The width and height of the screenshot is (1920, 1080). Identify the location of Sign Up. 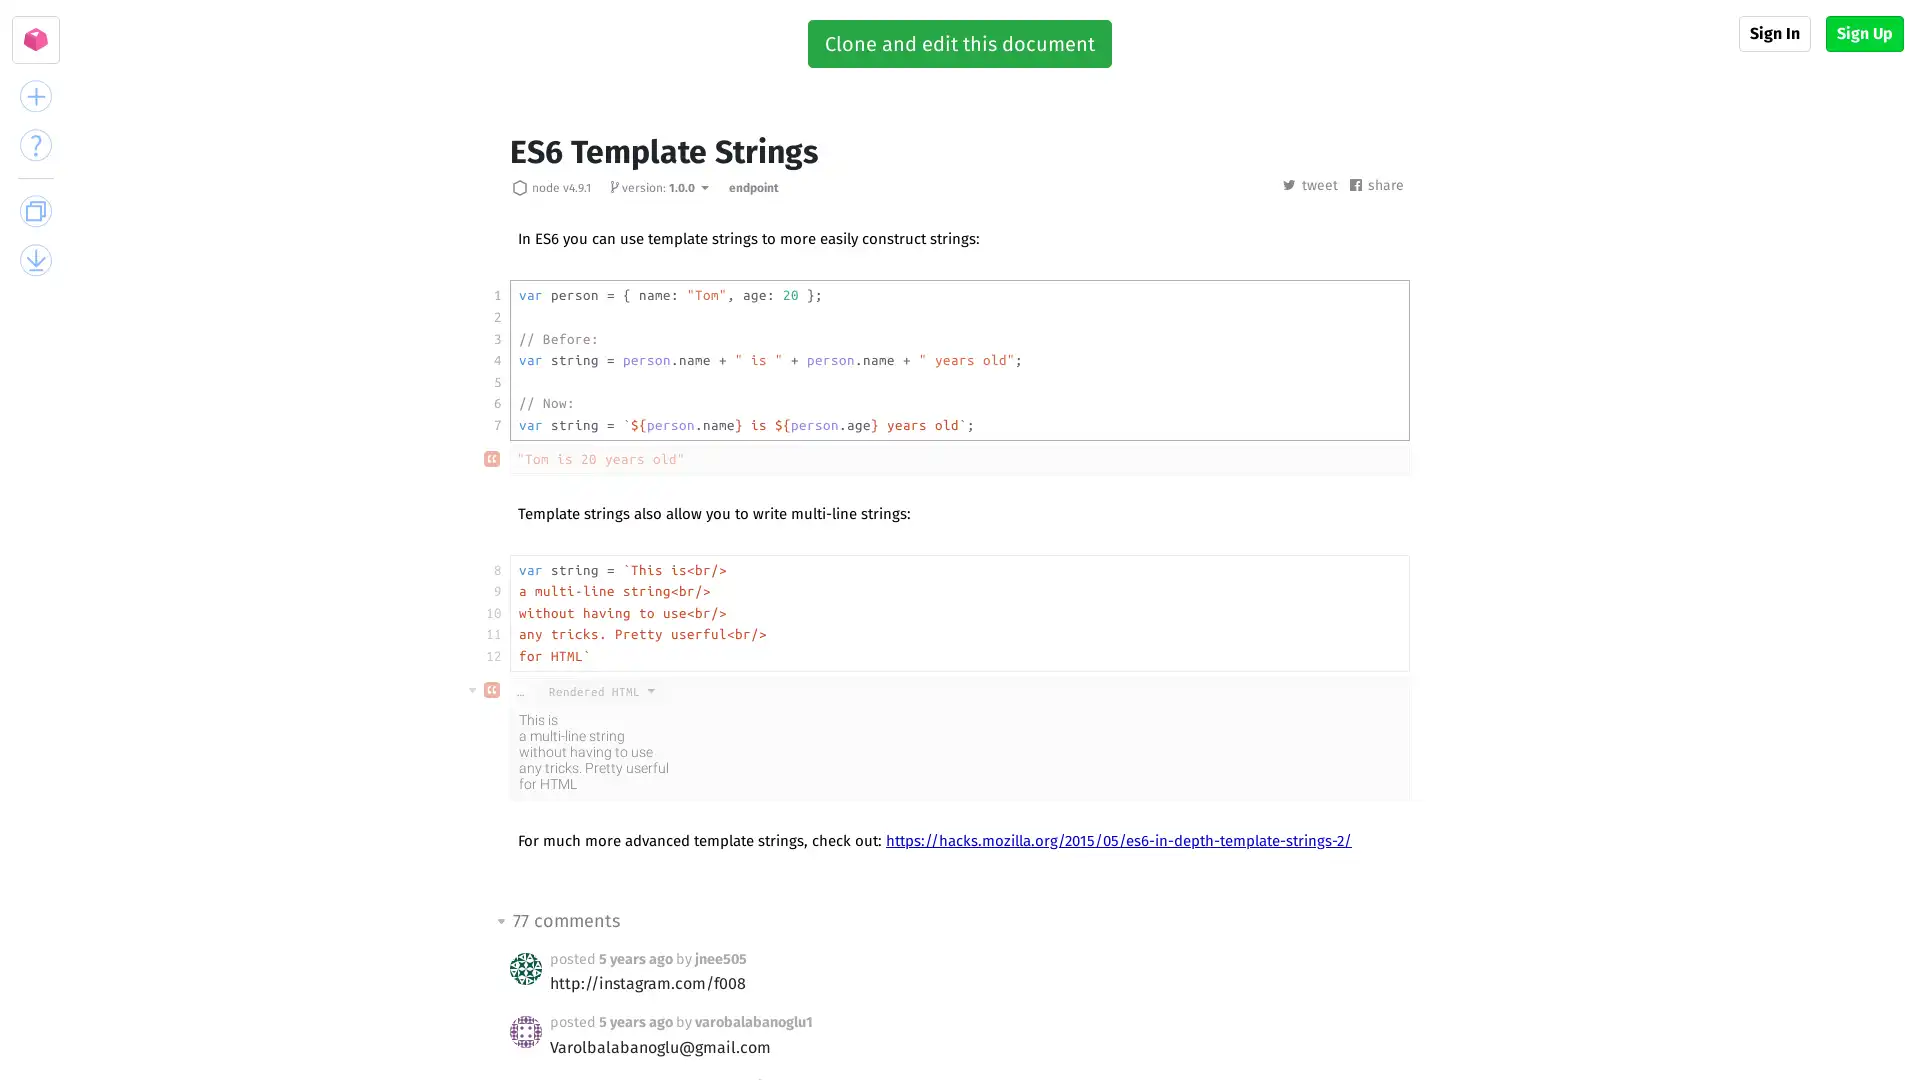
(1864, 34).